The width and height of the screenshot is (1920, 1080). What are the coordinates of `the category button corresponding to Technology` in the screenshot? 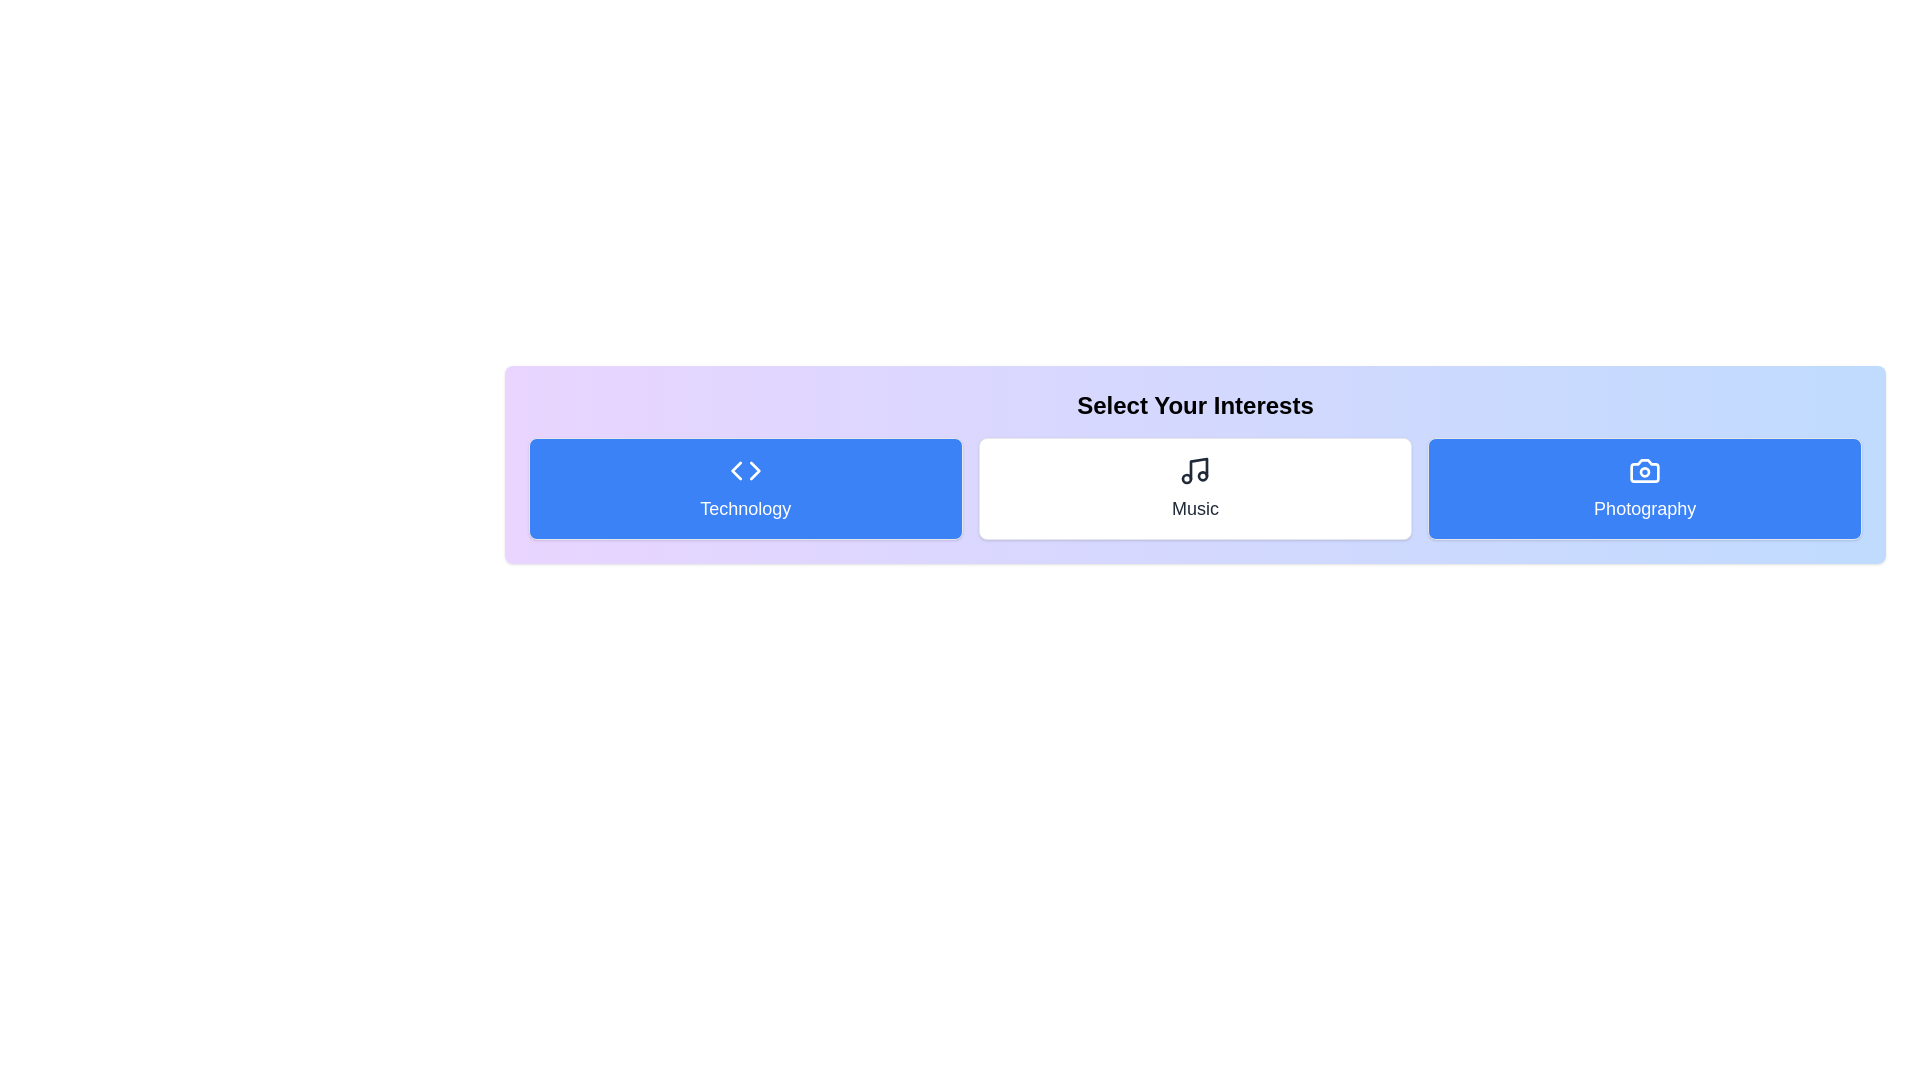 It's located at (744, 489).